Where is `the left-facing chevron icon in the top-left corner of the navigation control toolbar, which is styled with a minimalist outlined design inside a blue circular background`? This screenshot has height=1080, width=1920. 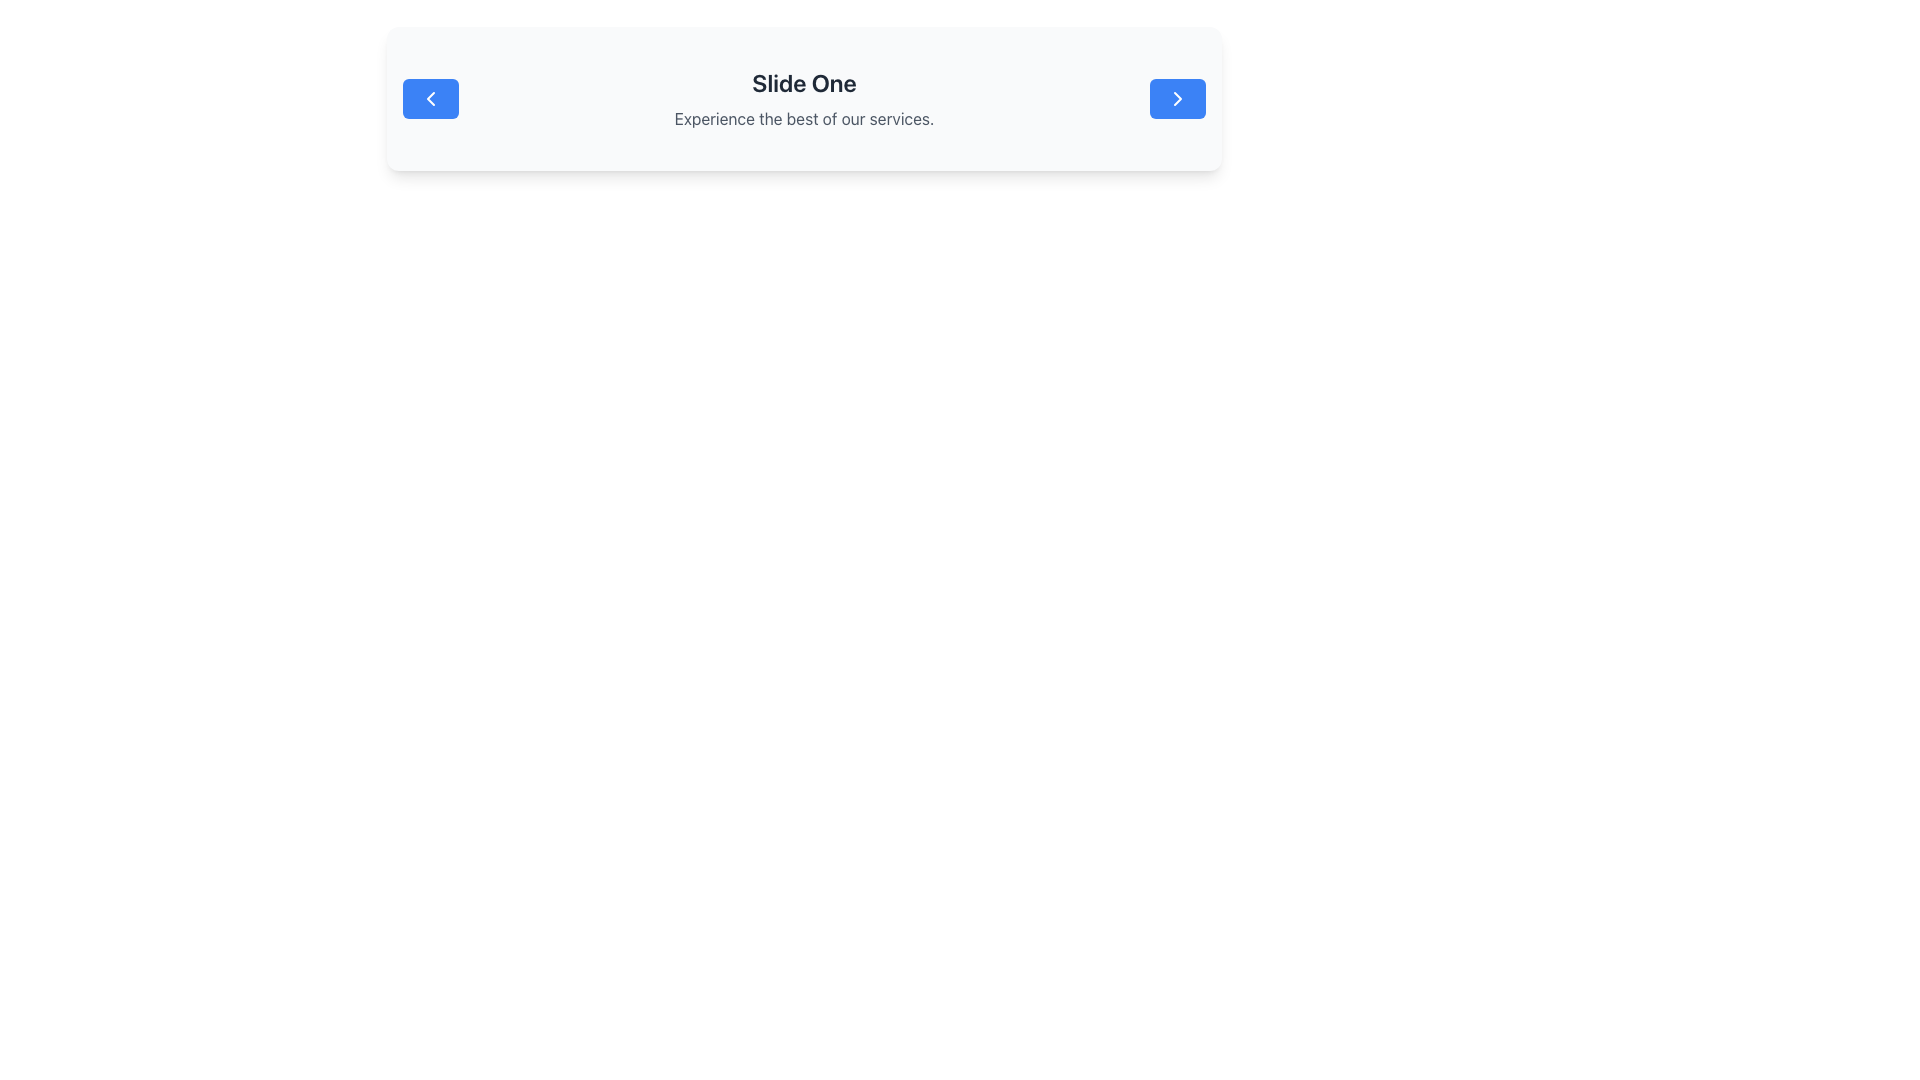
the left-facing chevron icon in the top-left corner of the navigation control toolbar, which is styled with a minimalist outlined design inside a blue circular background is located at coordinates (430, 99).